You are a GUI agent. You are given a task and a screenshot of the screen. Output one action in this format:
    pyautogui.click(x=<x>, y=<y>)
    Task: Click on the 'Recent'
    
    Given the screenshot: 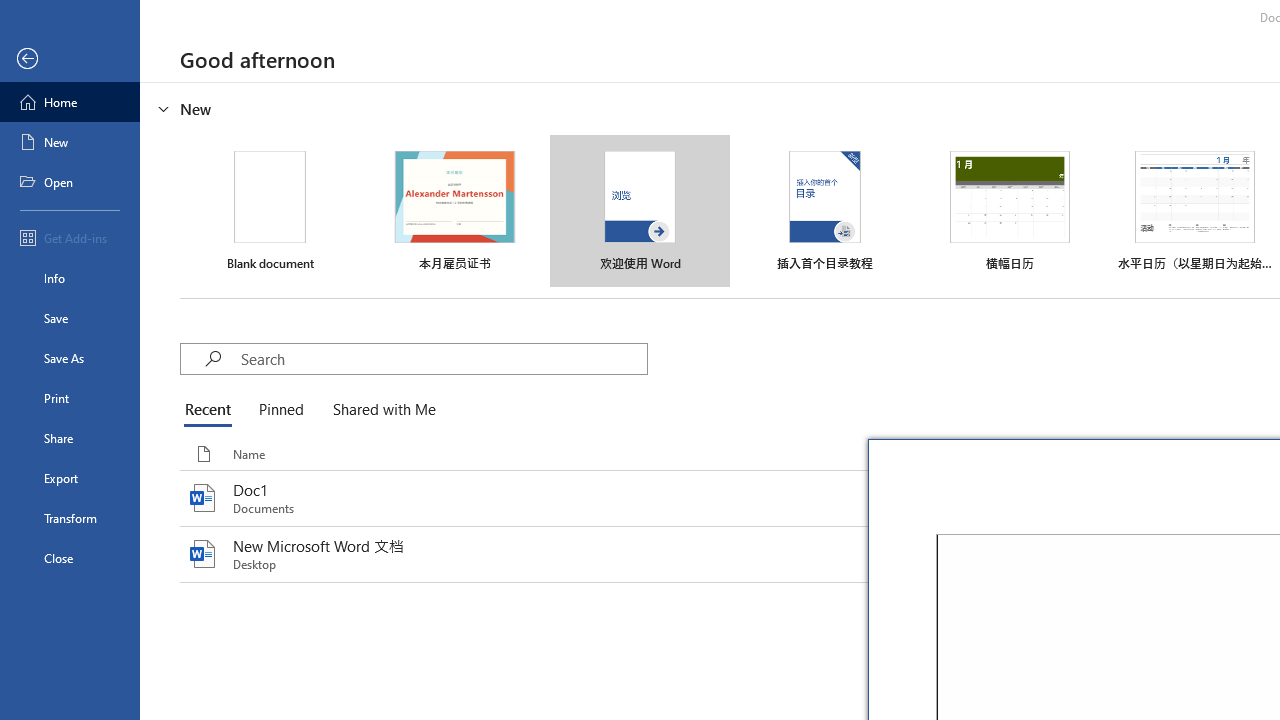 What is the action you would take?
    pyautogui.click(x=212, y=410)
    